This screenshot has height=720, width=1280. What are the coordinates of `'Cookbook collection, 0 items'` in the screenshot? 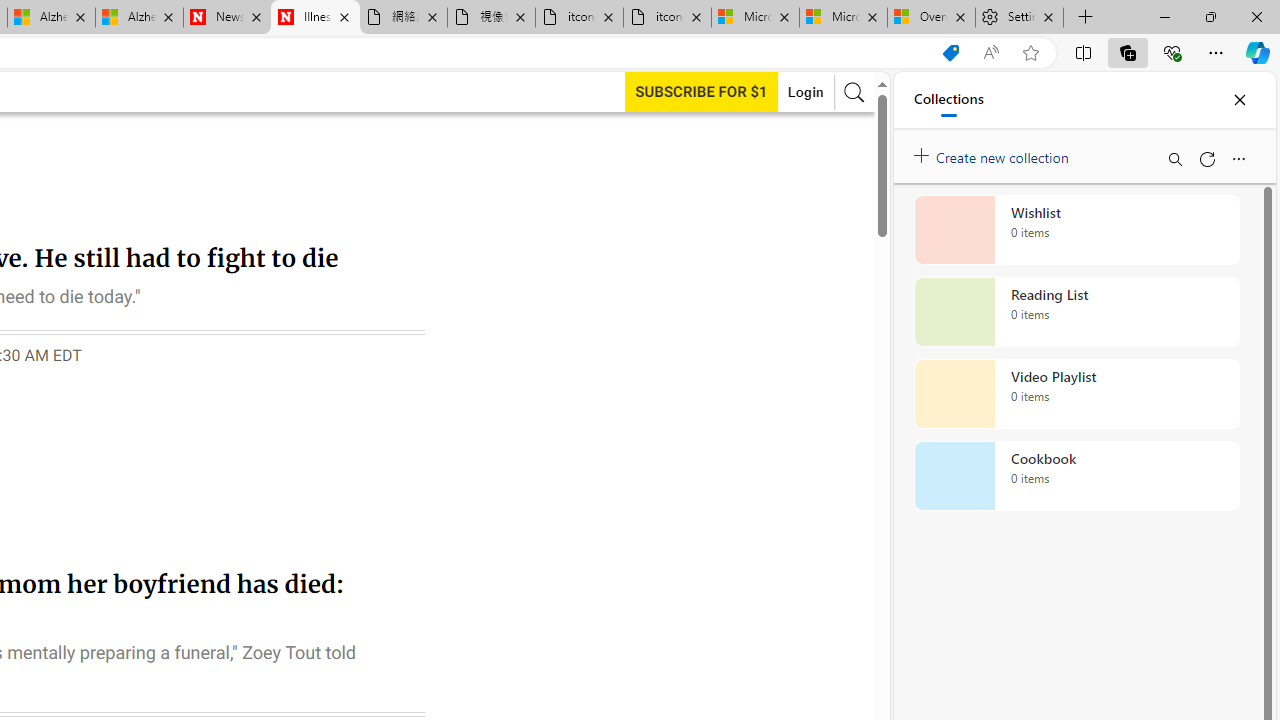 It's located at (1076, 475).